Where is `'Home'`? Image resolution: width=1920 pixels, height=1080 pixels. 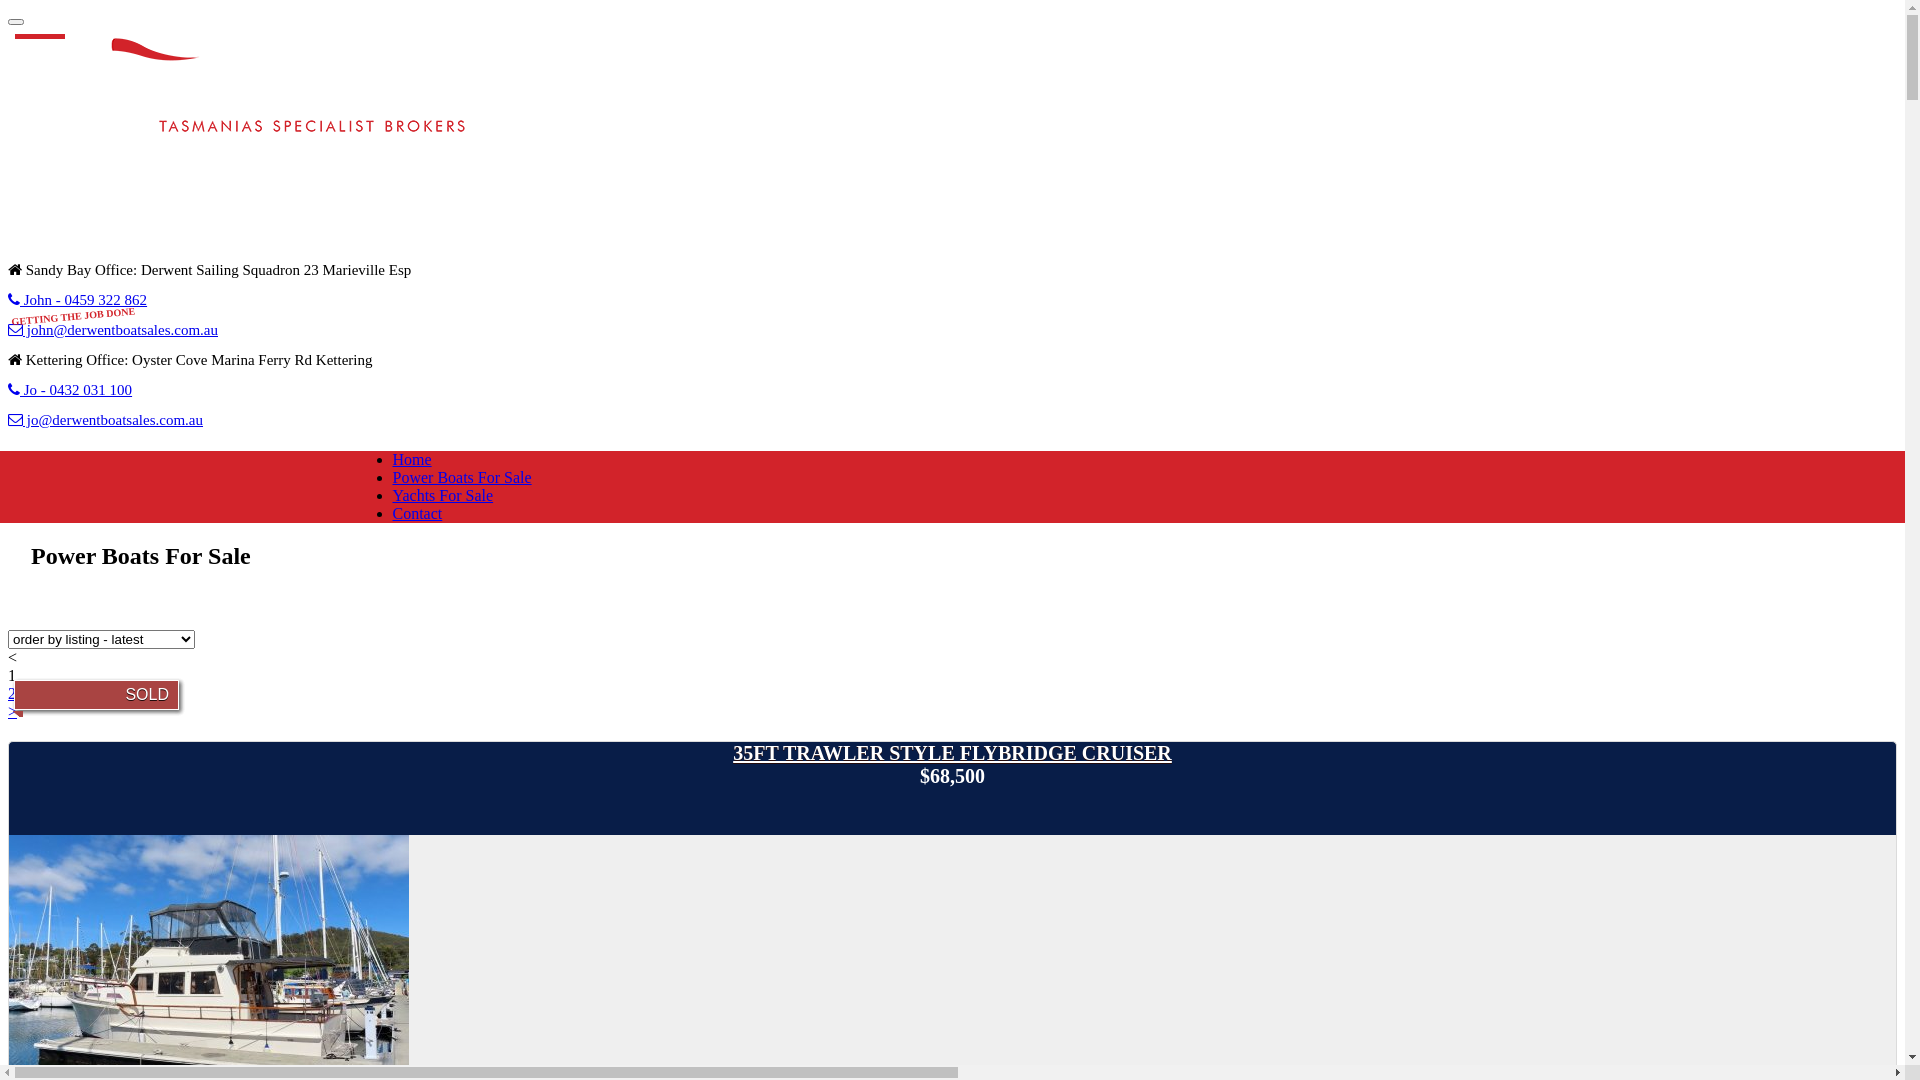
'Home' is located at coordinates (410, 459).